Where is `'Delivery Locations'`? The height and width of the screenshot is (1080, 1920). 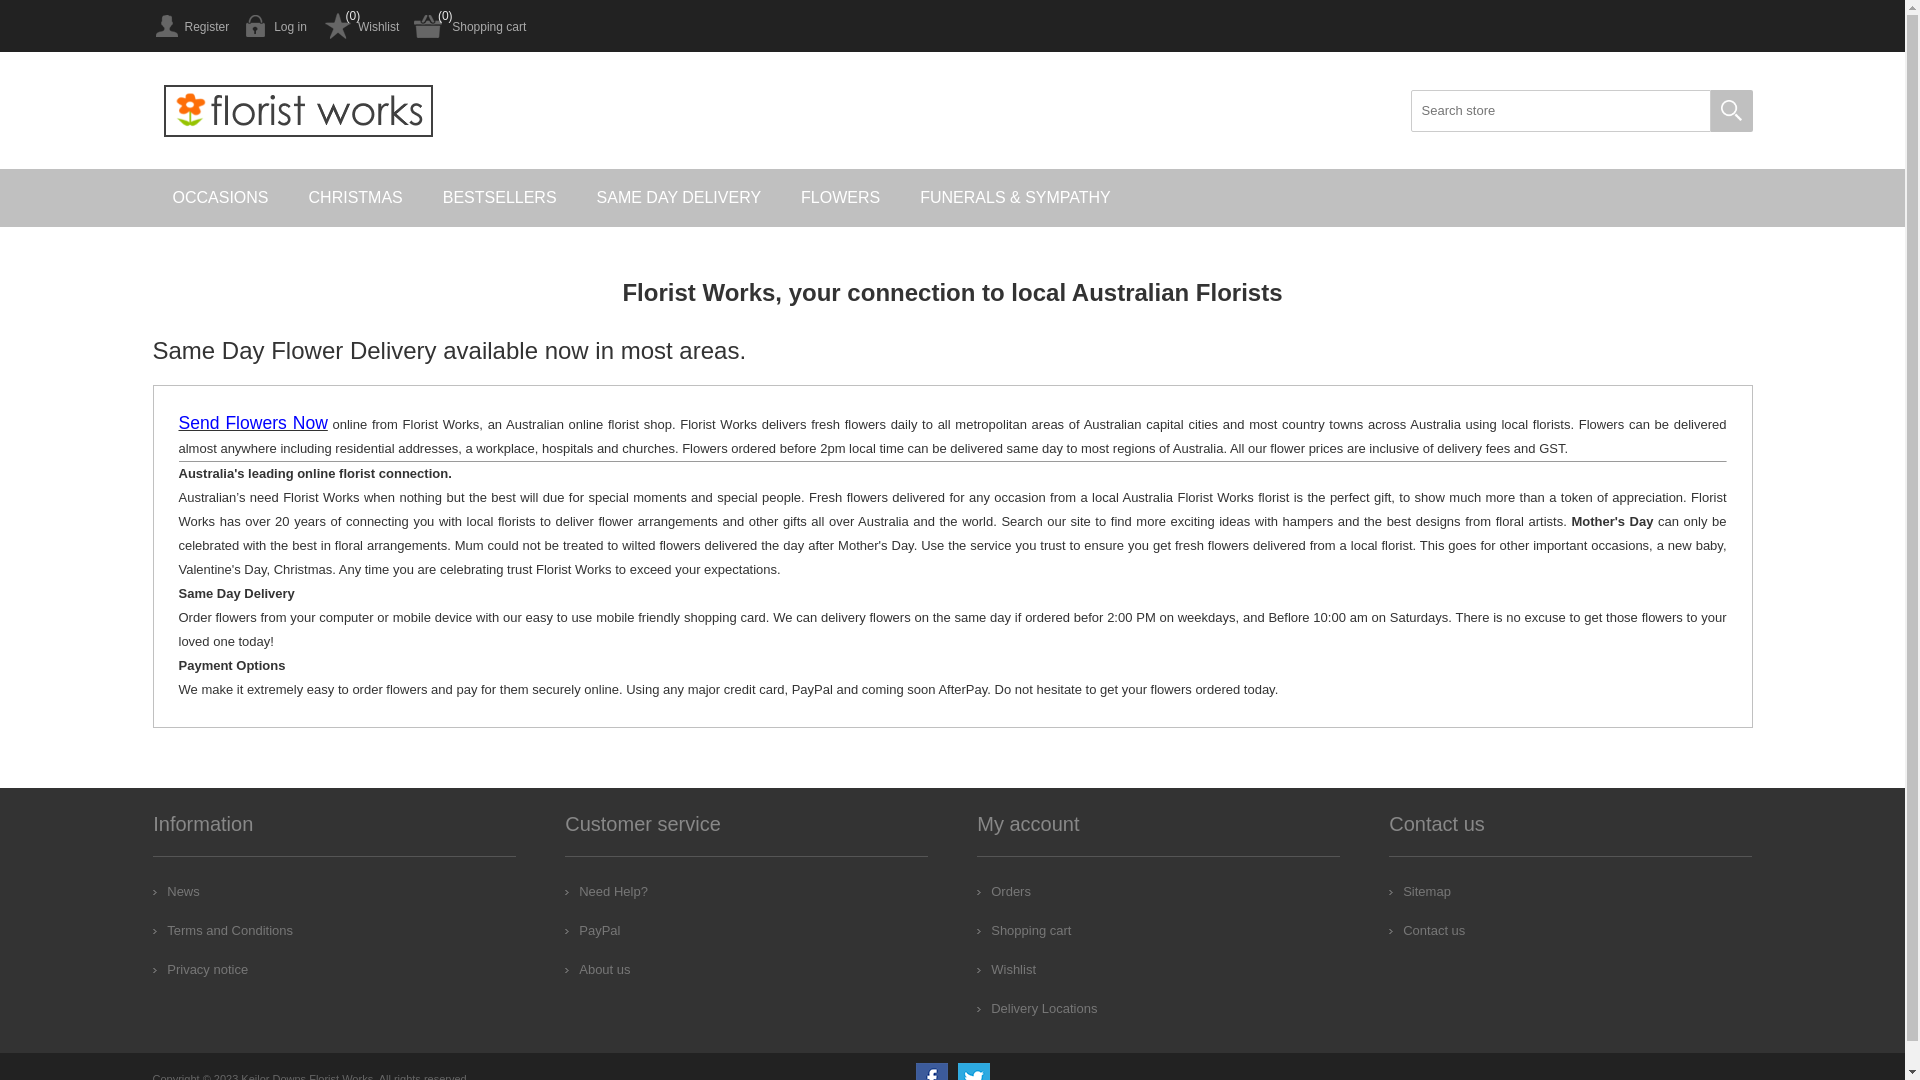 'Delivery Locations' is located at coordinates (1036, 1008).